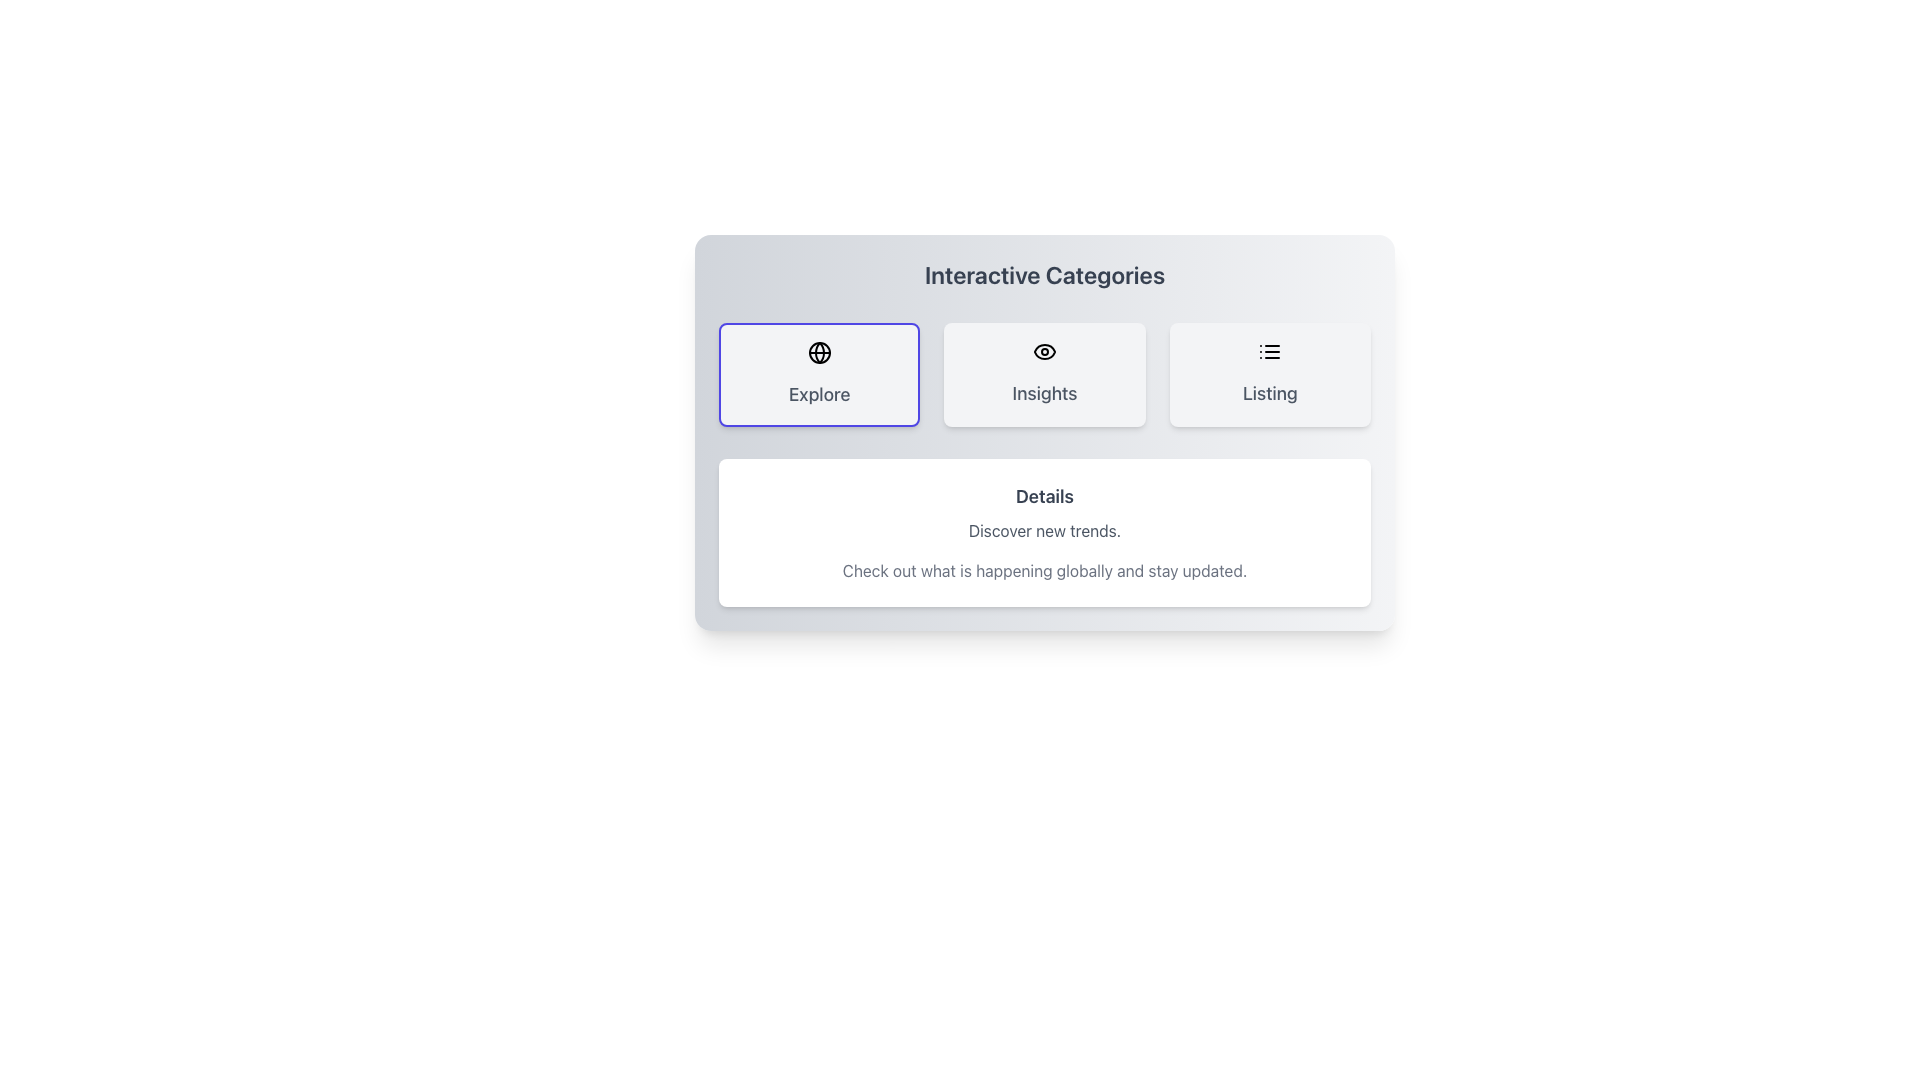  What do you see at coordinates (819, 394) in the screenshot?
I see `text label containing the word 'Explore' which is styled in medium gray font and located below an icon in the leftmost section of a horizontal group of clickable sections` at bounding box center [819, 394].